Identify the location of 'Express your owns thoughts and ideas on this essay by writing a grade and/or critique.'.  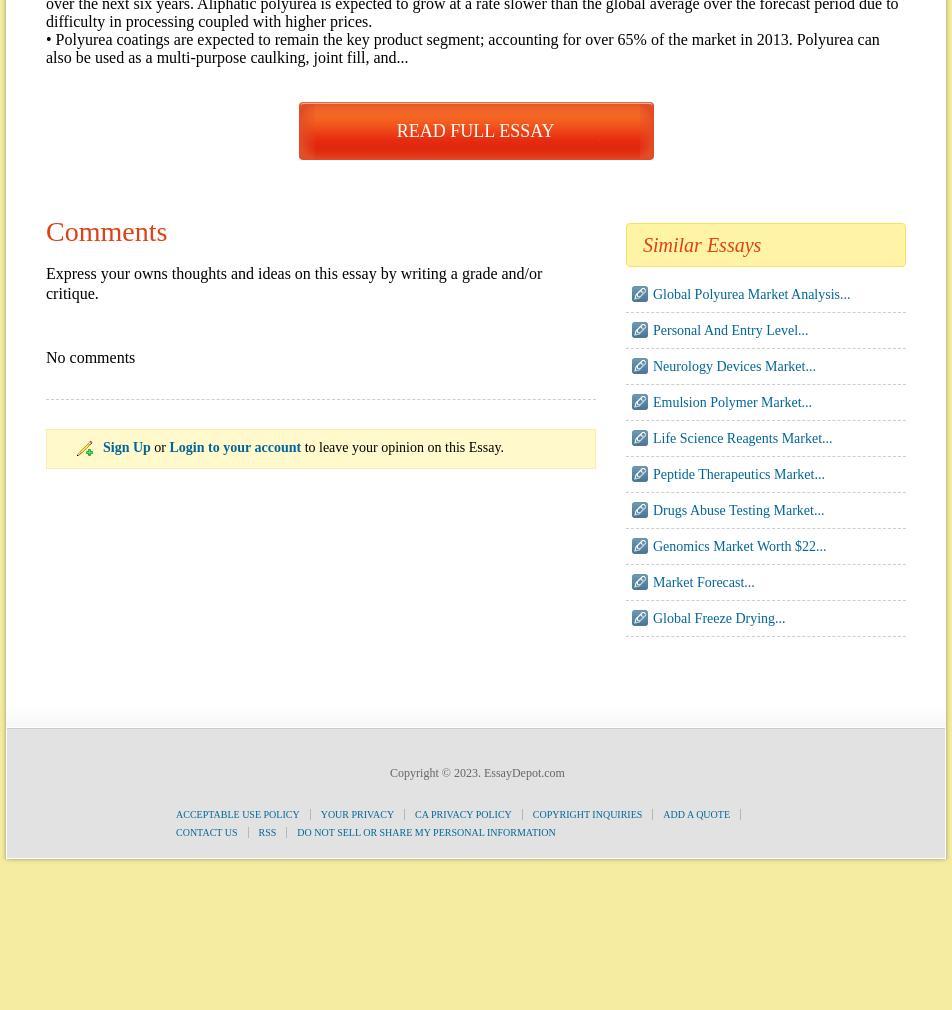
(293, 283).